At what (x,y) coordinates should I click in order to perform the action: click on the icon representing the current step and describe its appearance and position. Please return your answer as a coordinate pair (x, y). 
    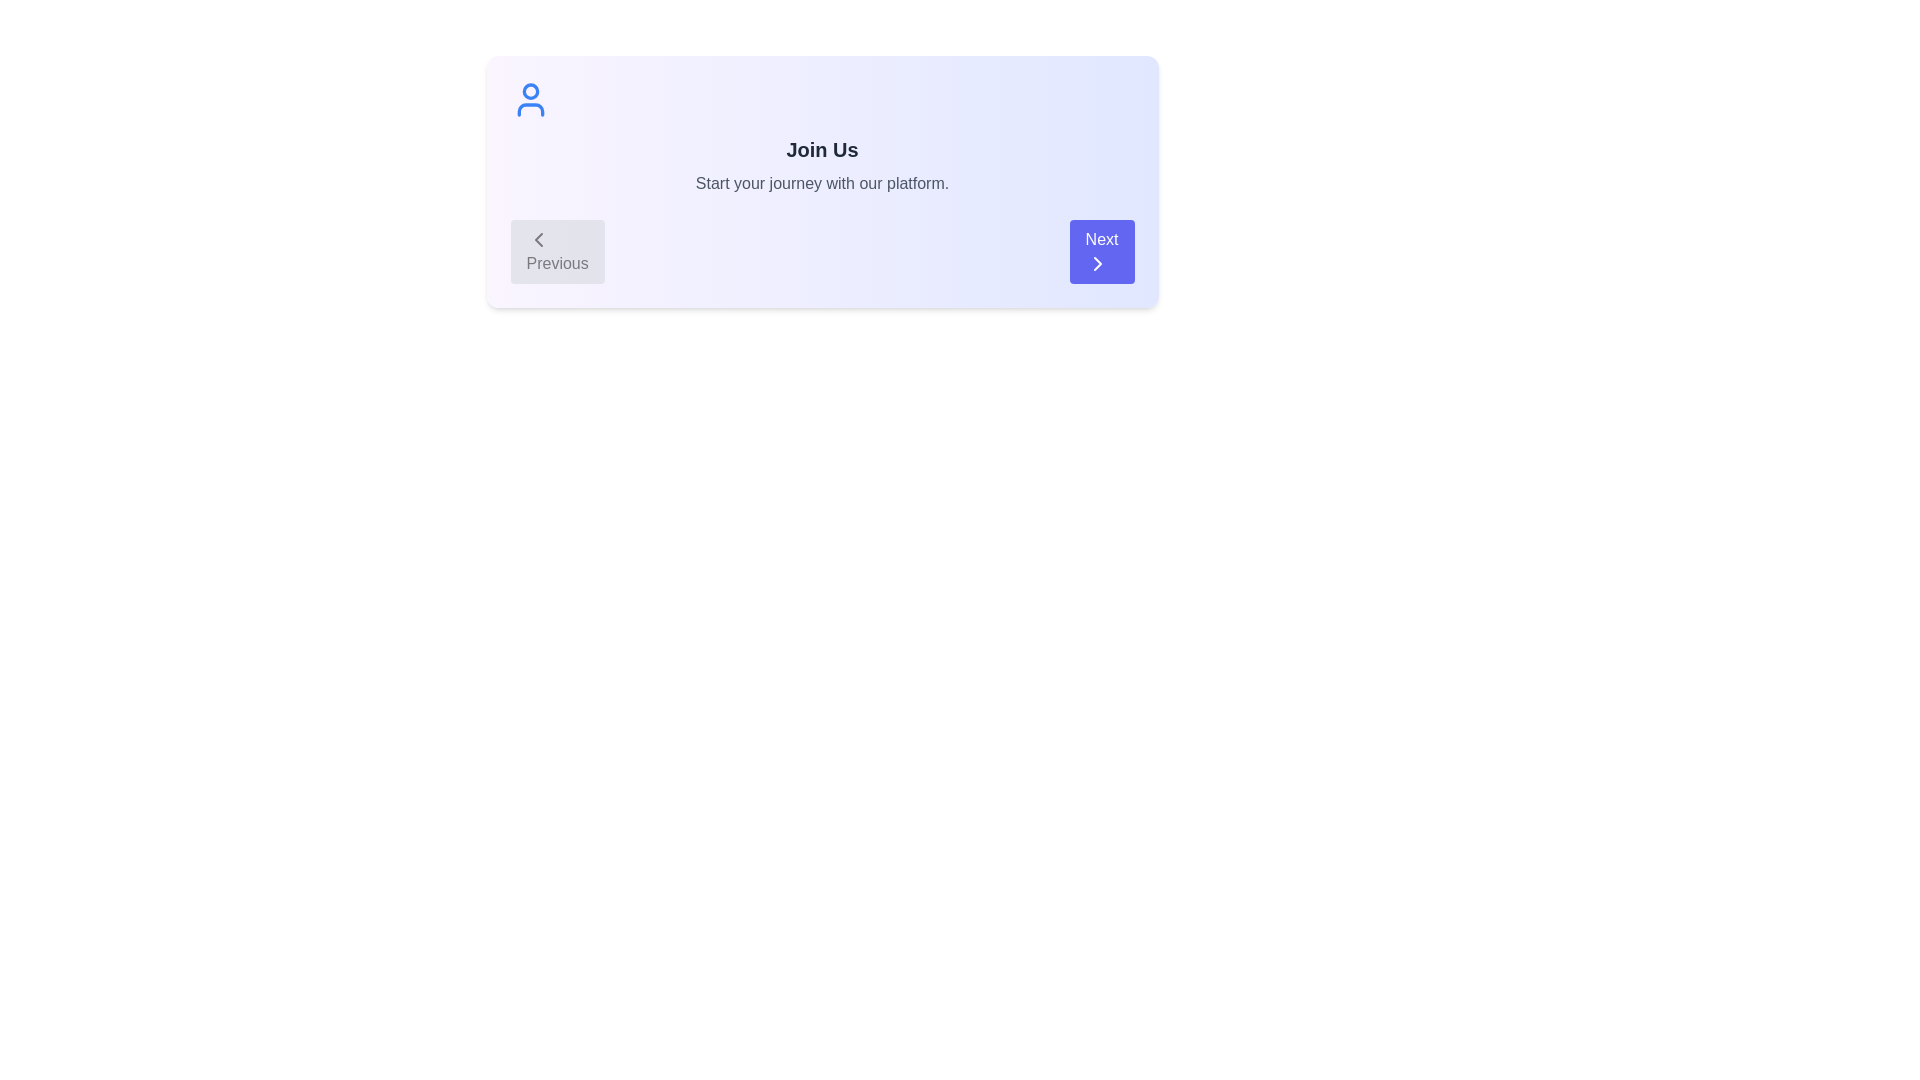
    Looking at the image, I should click on (530, 100).